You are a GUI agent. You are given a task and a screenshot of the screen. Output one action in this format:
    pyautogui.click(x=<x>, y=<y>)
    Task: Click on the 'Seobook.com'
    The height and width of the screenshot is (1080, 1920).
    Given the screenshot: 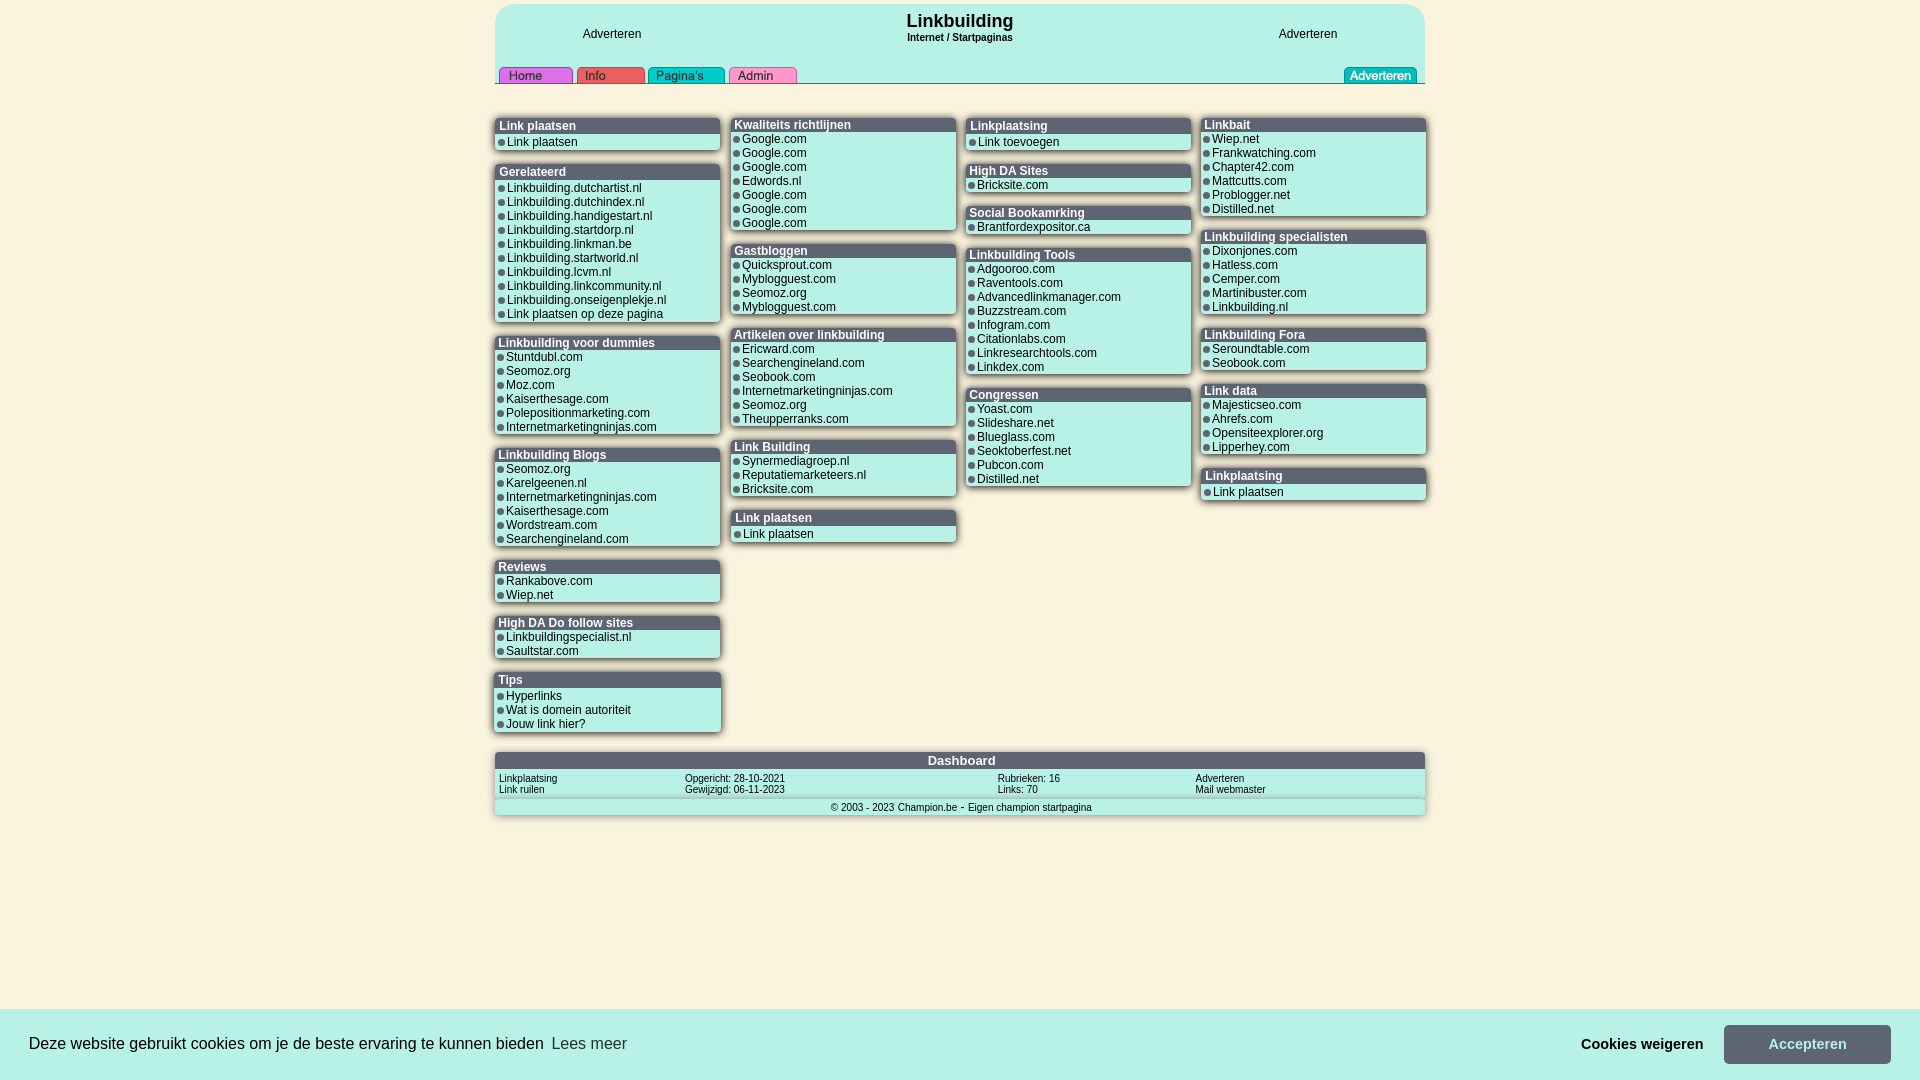 What is the action you would take?
    pyautogui.click(x=1247, y=362)
    